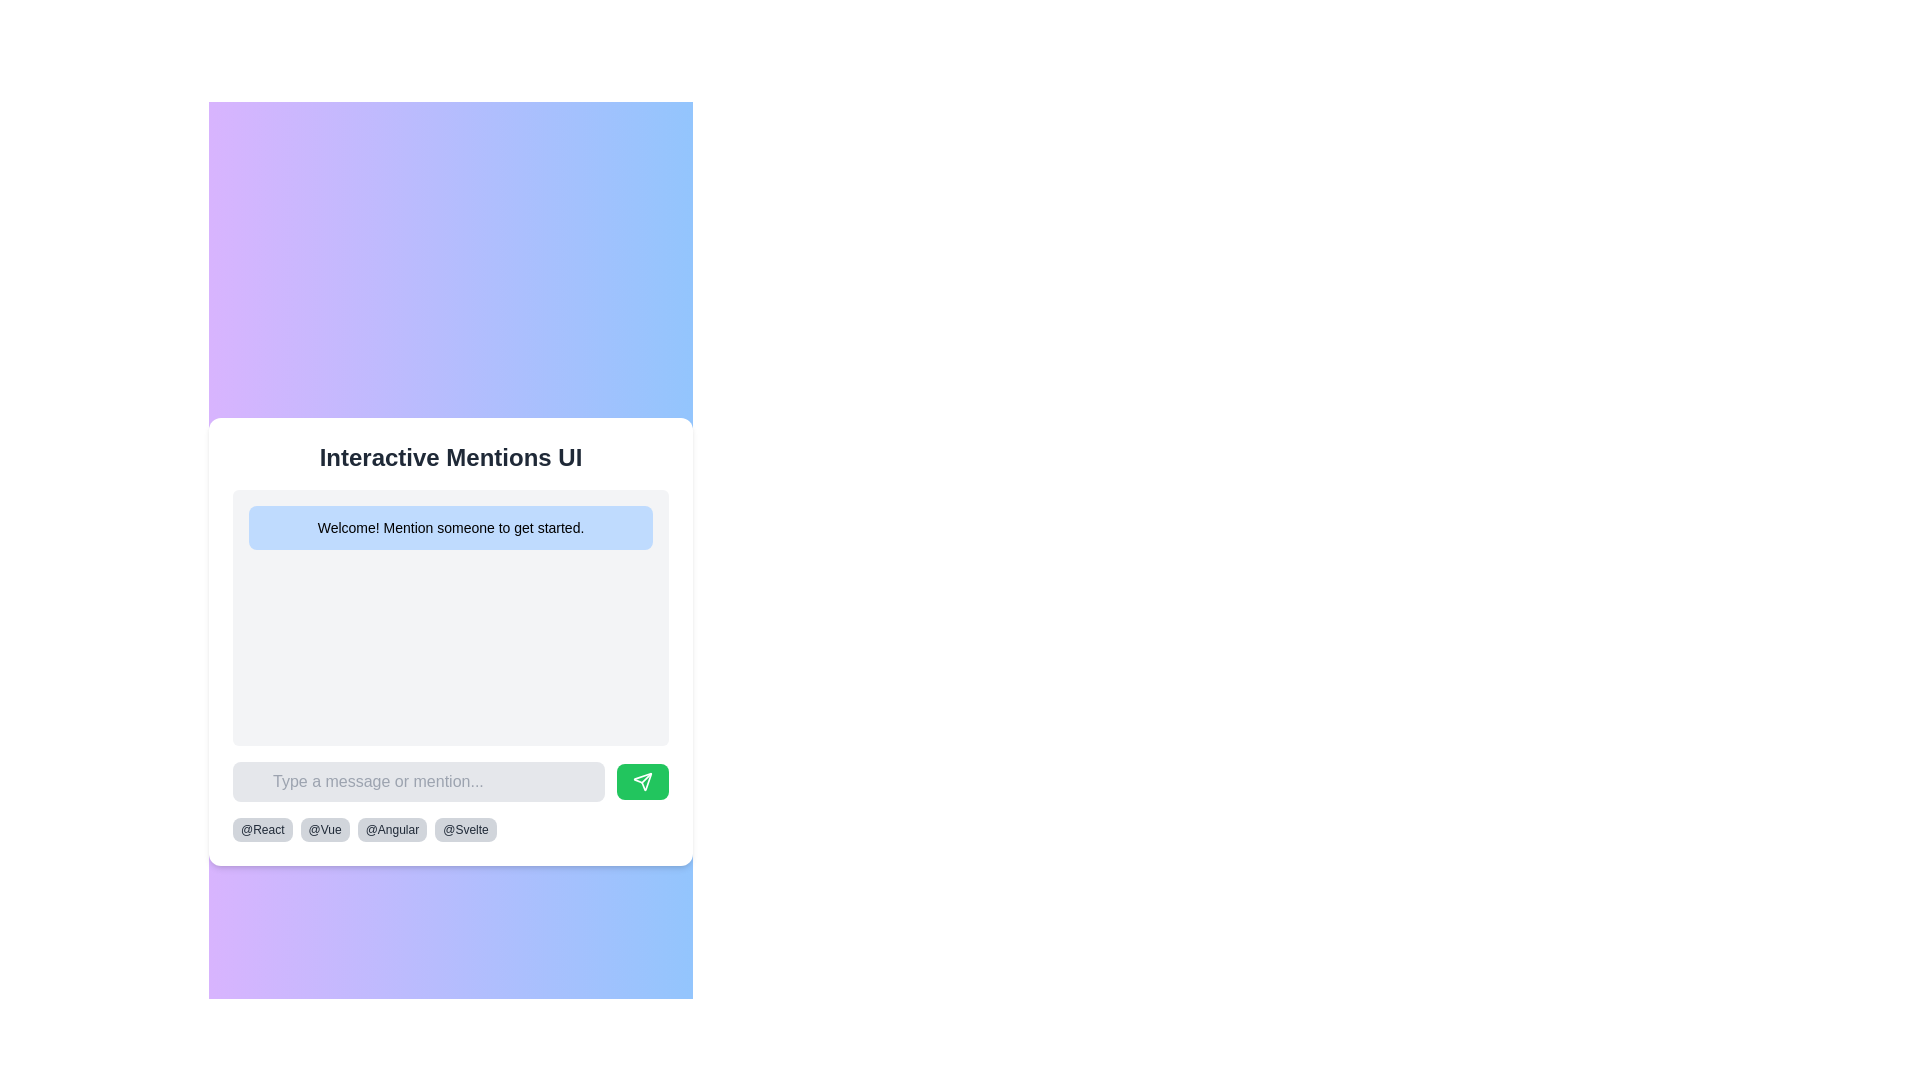  What do you see at coordinates (643, 781) in the screenshot?
I see `the submit button located at the bottom-right corner of the form to send the content entered in the adjacent text field` at bounding box center [643, 781].